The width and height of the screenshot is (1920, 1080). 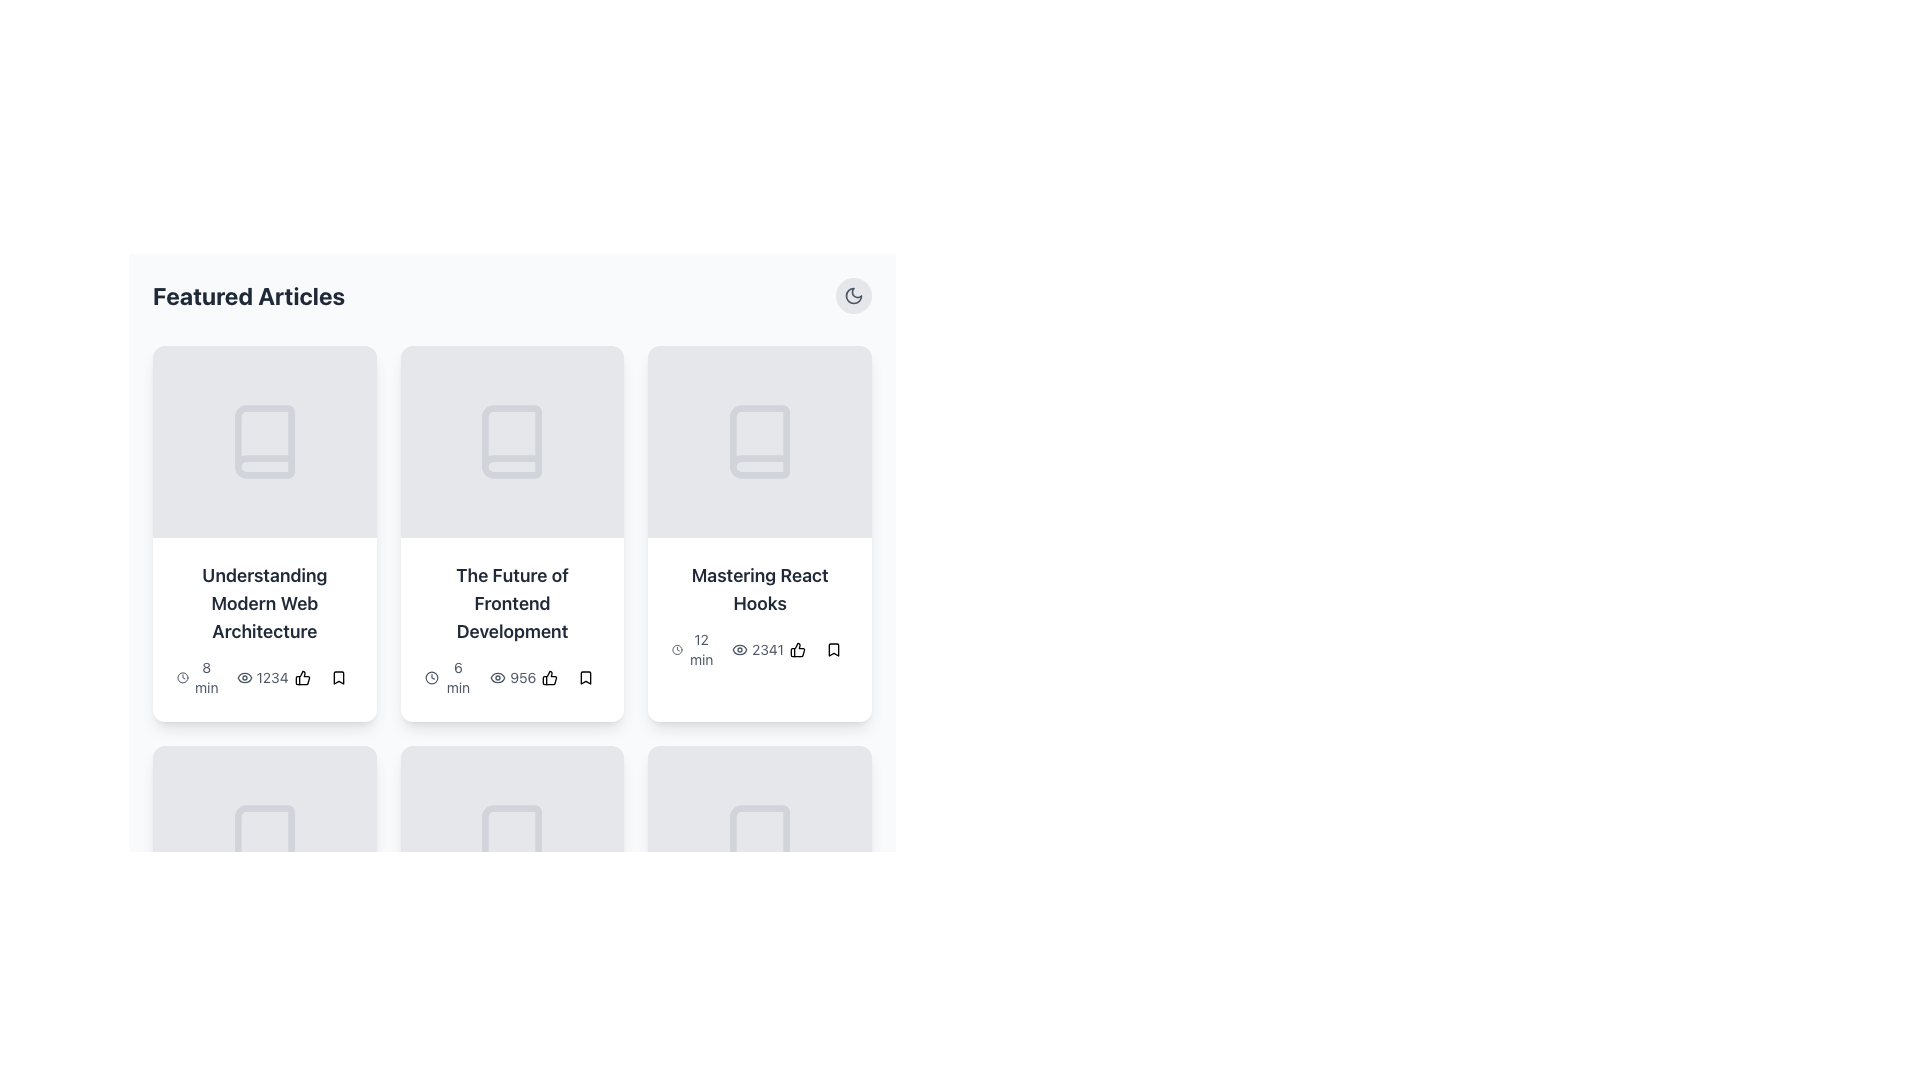 What do you see at coordinates (263, 532) in the screenshot?
I see `the card element titled 'Understanding Modern Web Architecture' located` at bounding box center [263, 532].